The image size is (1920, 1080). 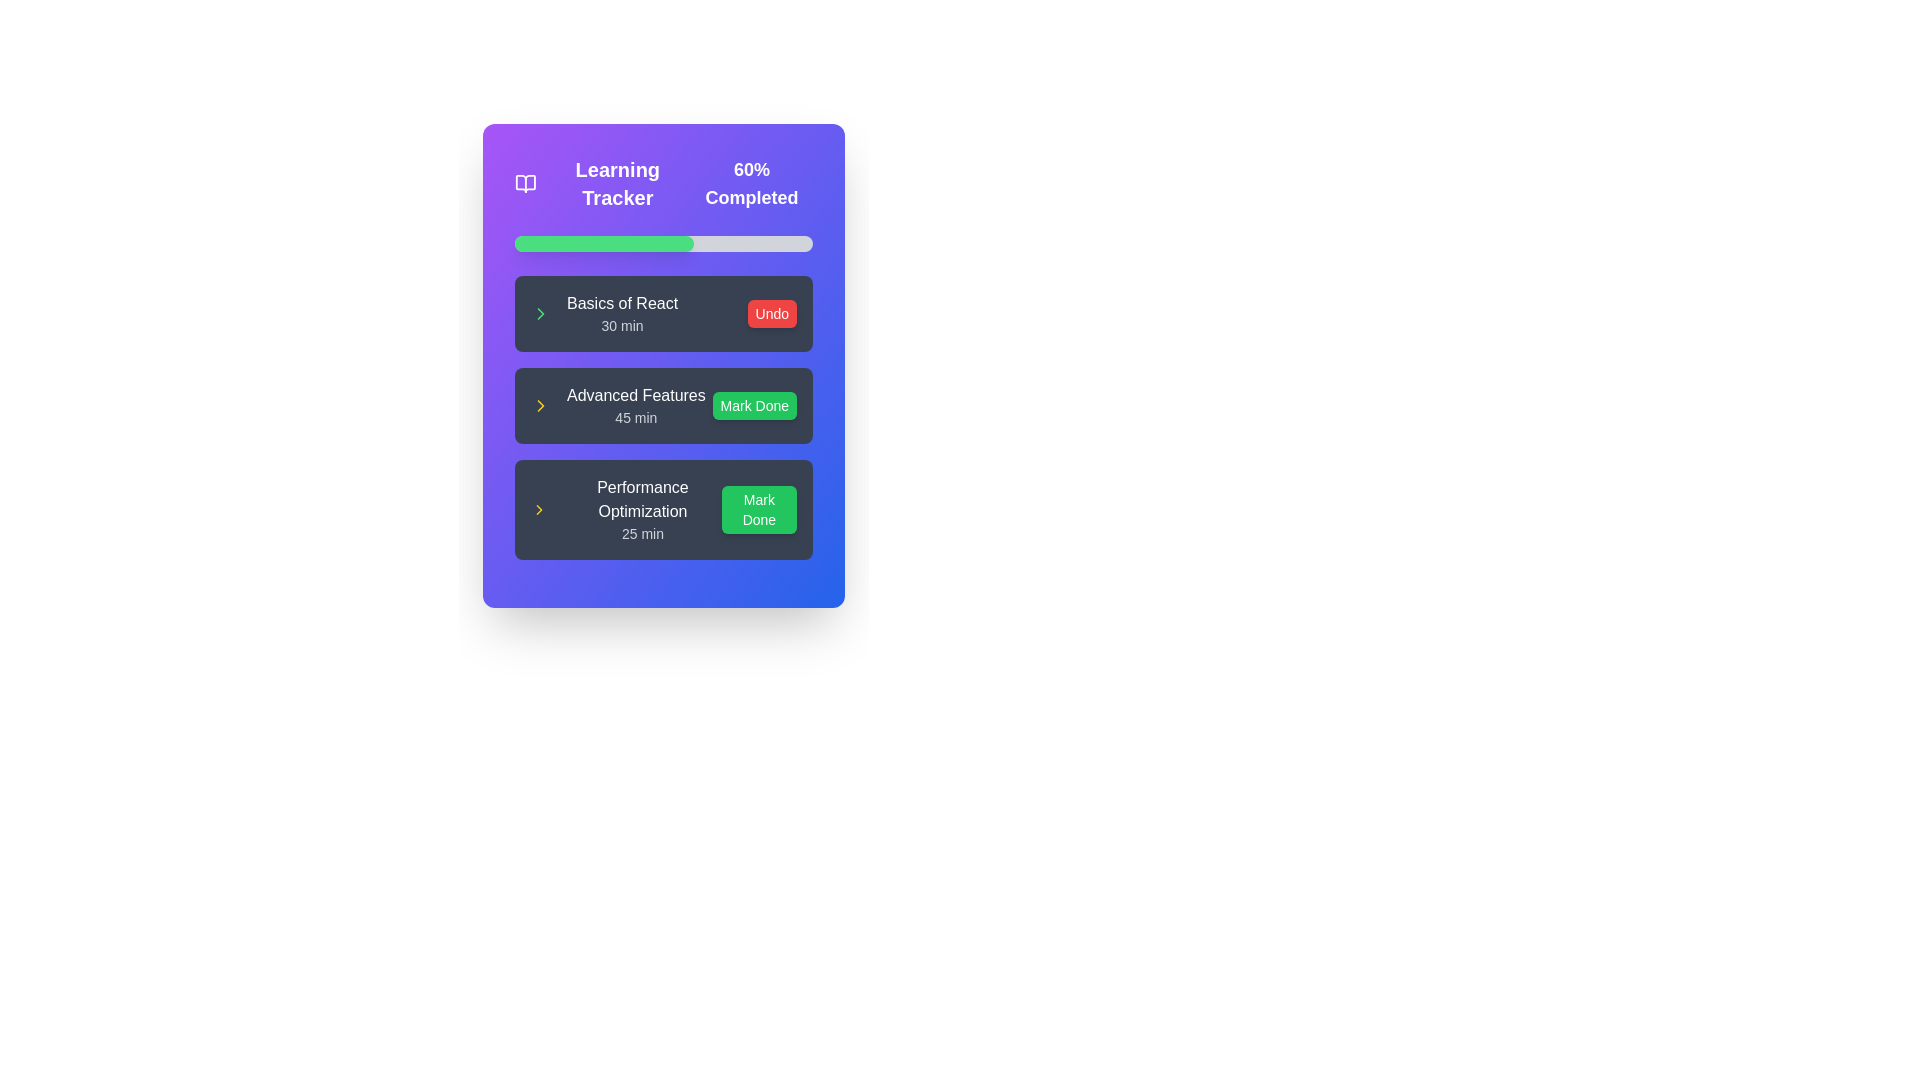 I want to click on the green progress bar element, which is located inside a gray background progress track and indicates progress at approximately 60%, so click(x=603, y=242).